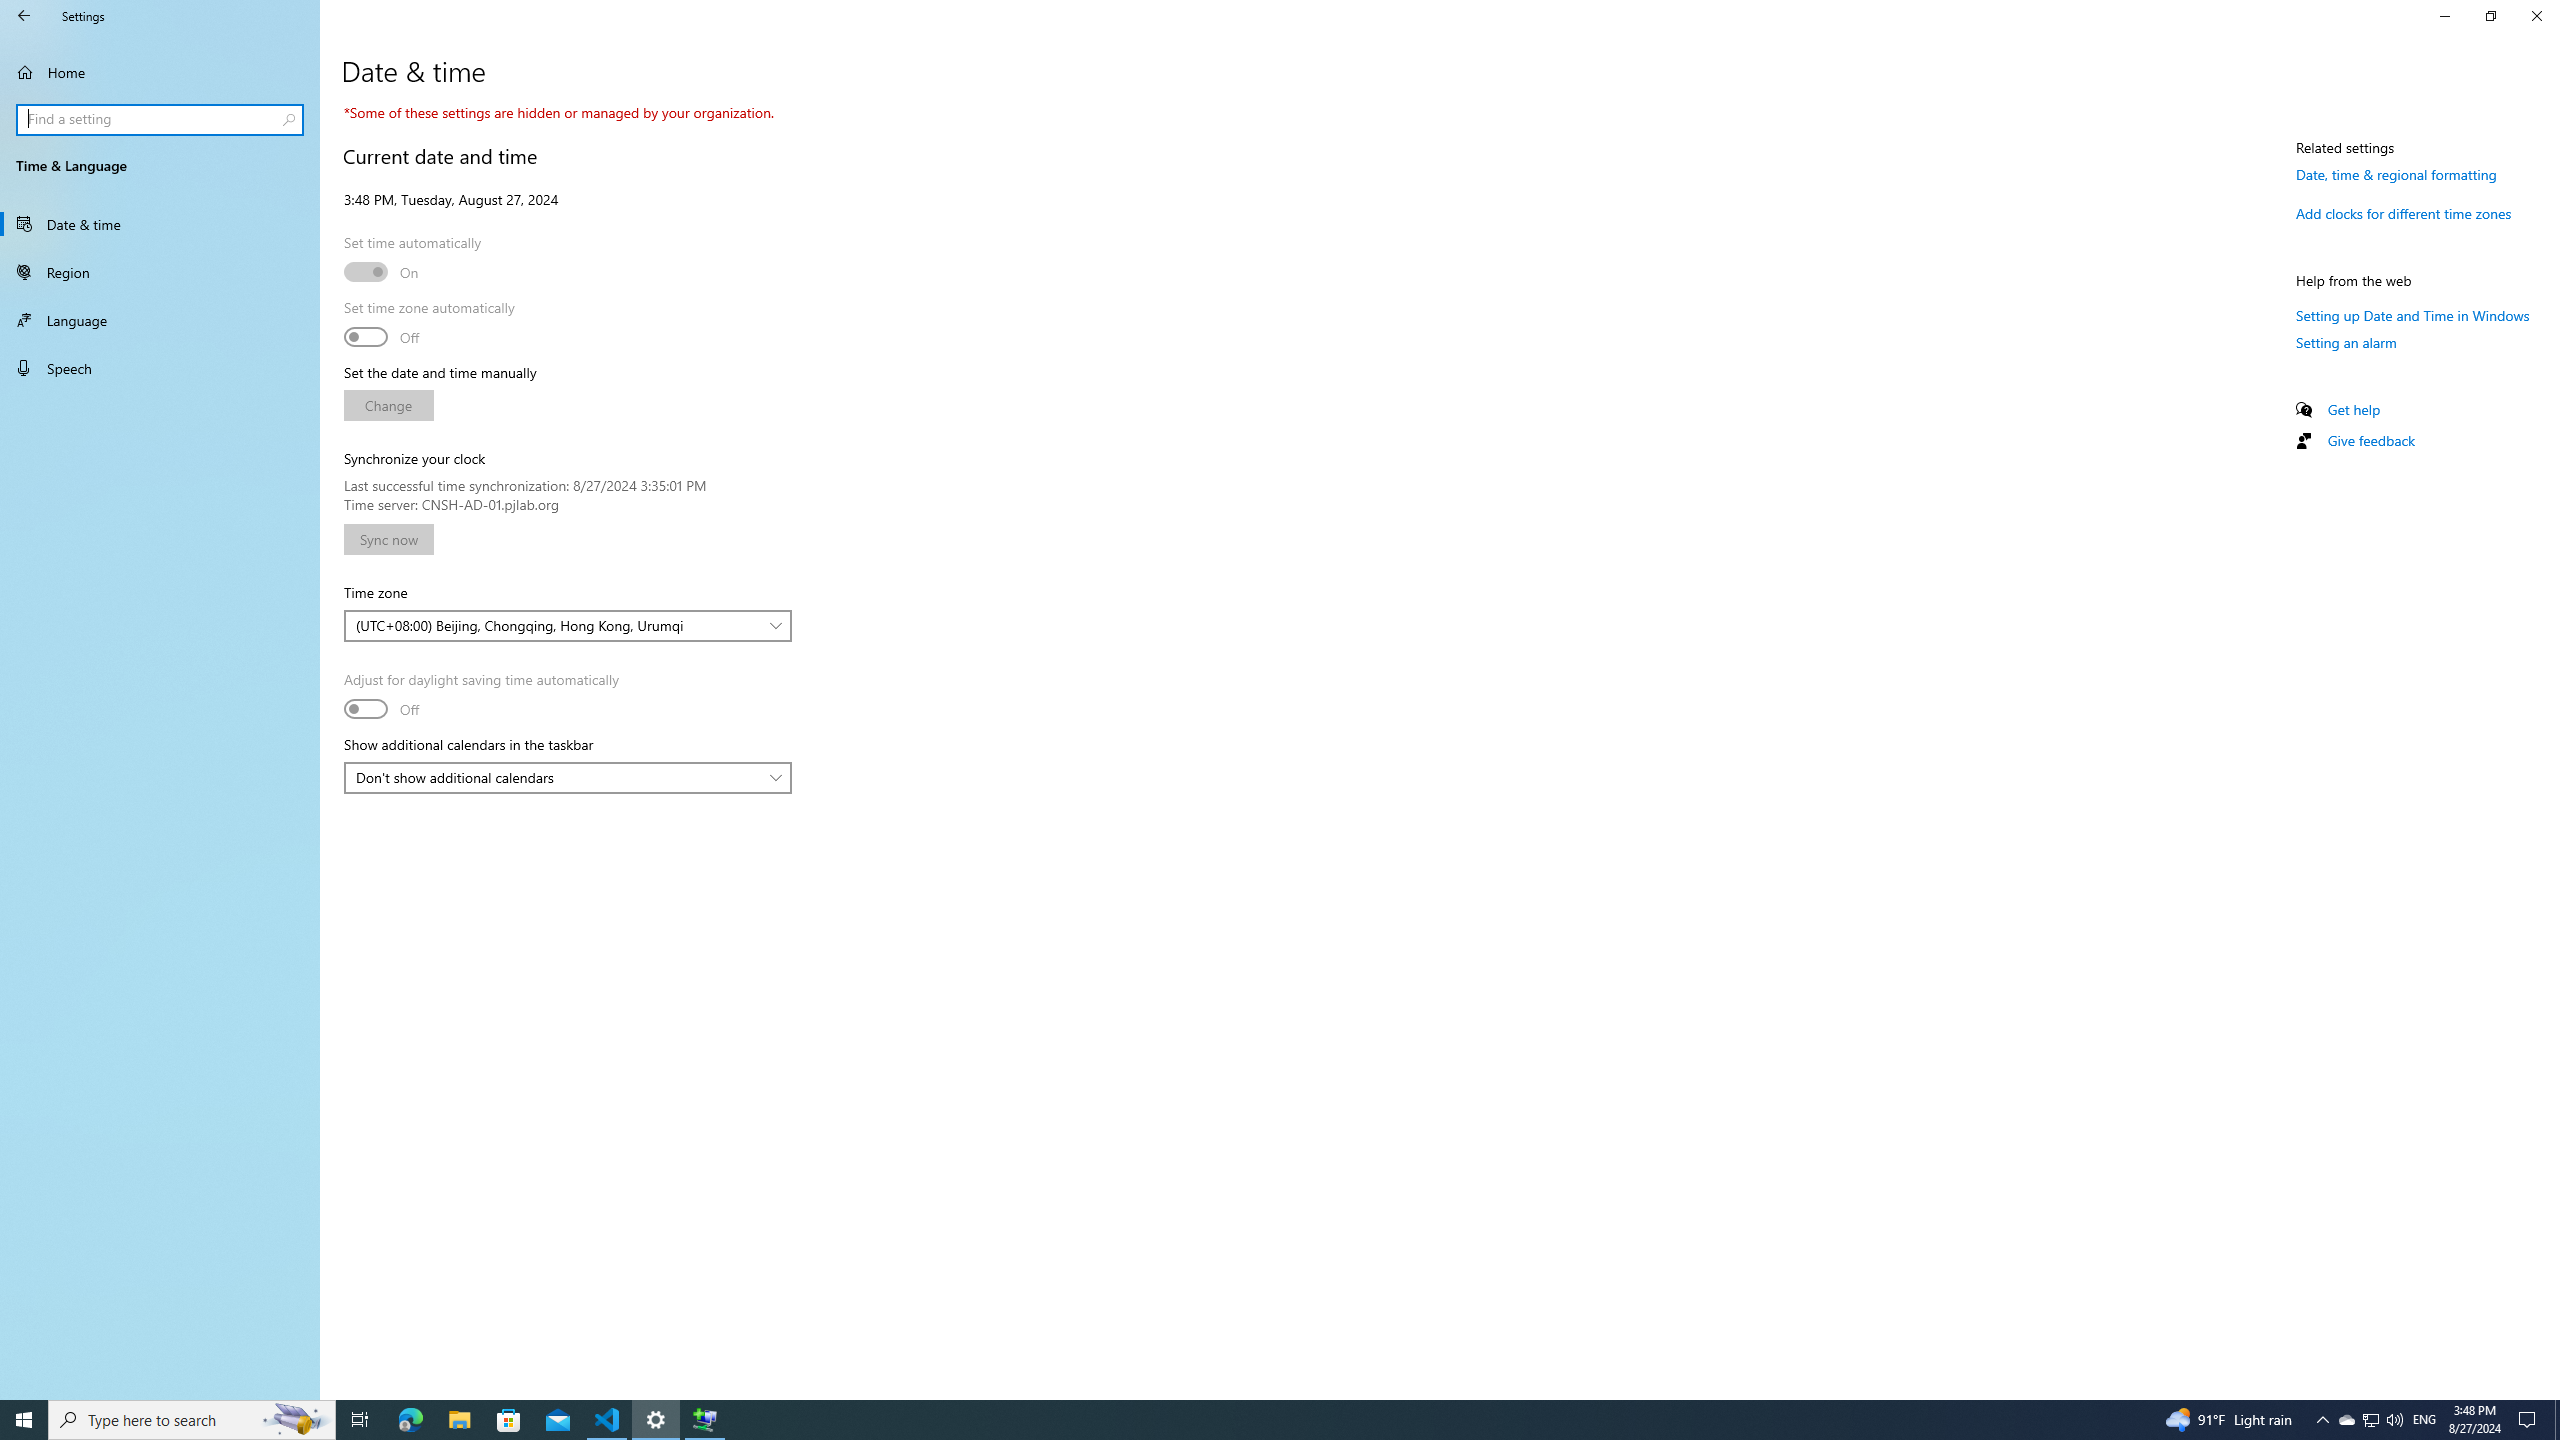 The width and height of the screenshot is (2560, 1440). Describe the element at coordinates (159, 271) in the screenshot. I see `'Region'` at that location.